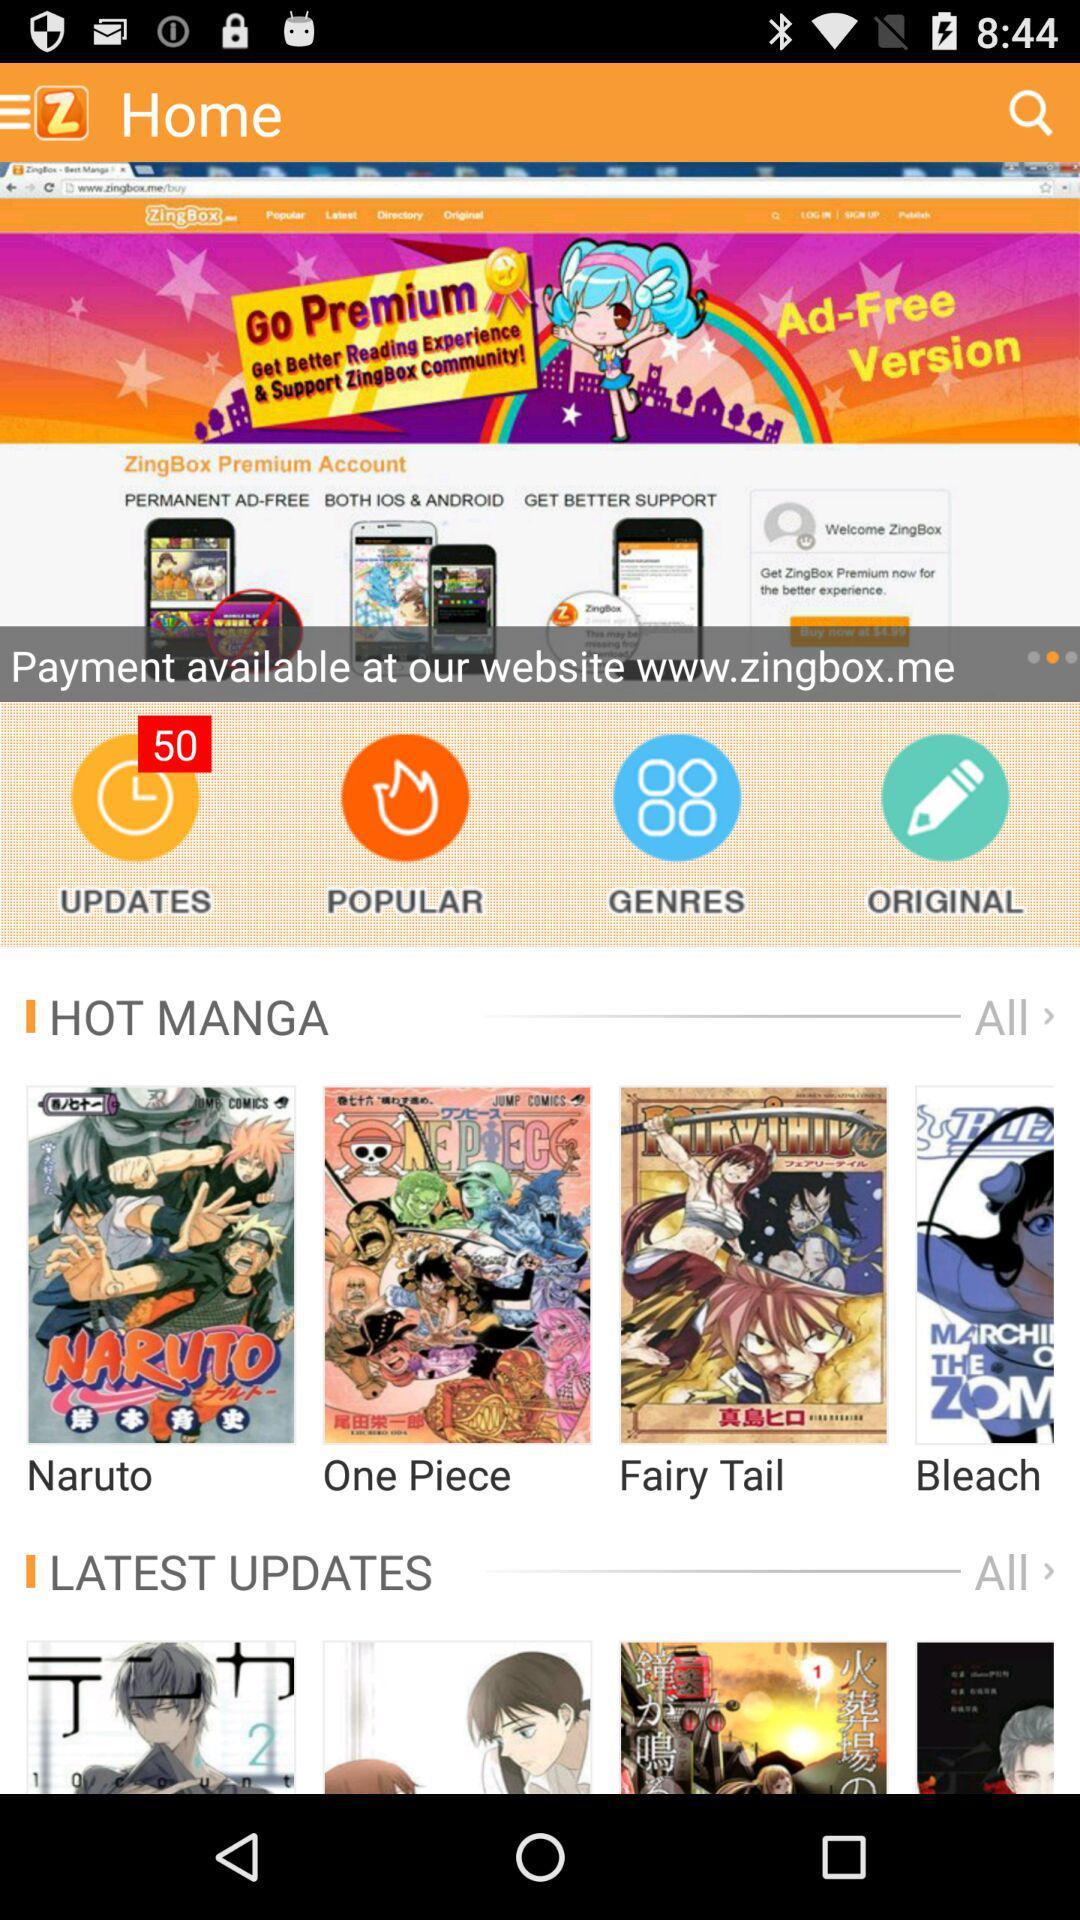 This screenshot has width=1080, height=1920. I want to click on icon next to the all, so click(176, 1016).